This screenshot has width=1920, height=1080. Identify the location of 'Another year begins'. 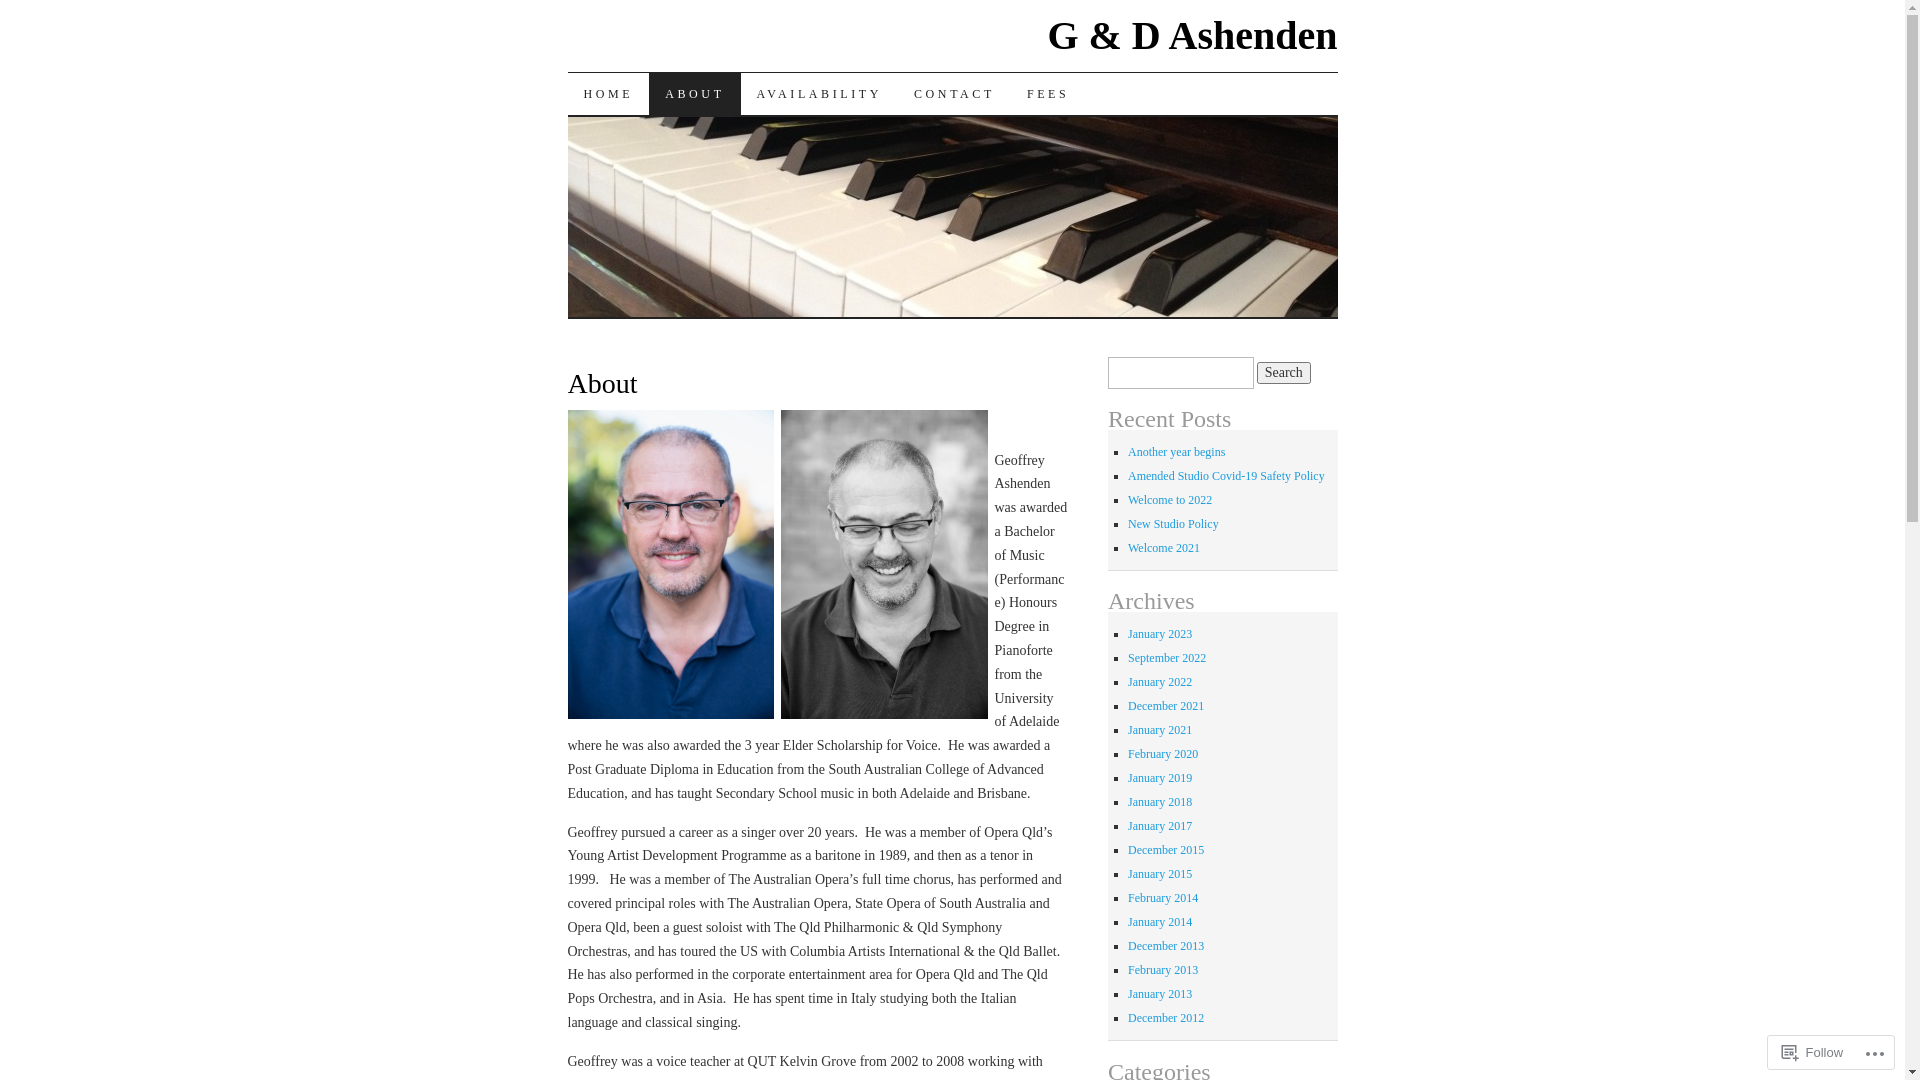
(1176, 451).